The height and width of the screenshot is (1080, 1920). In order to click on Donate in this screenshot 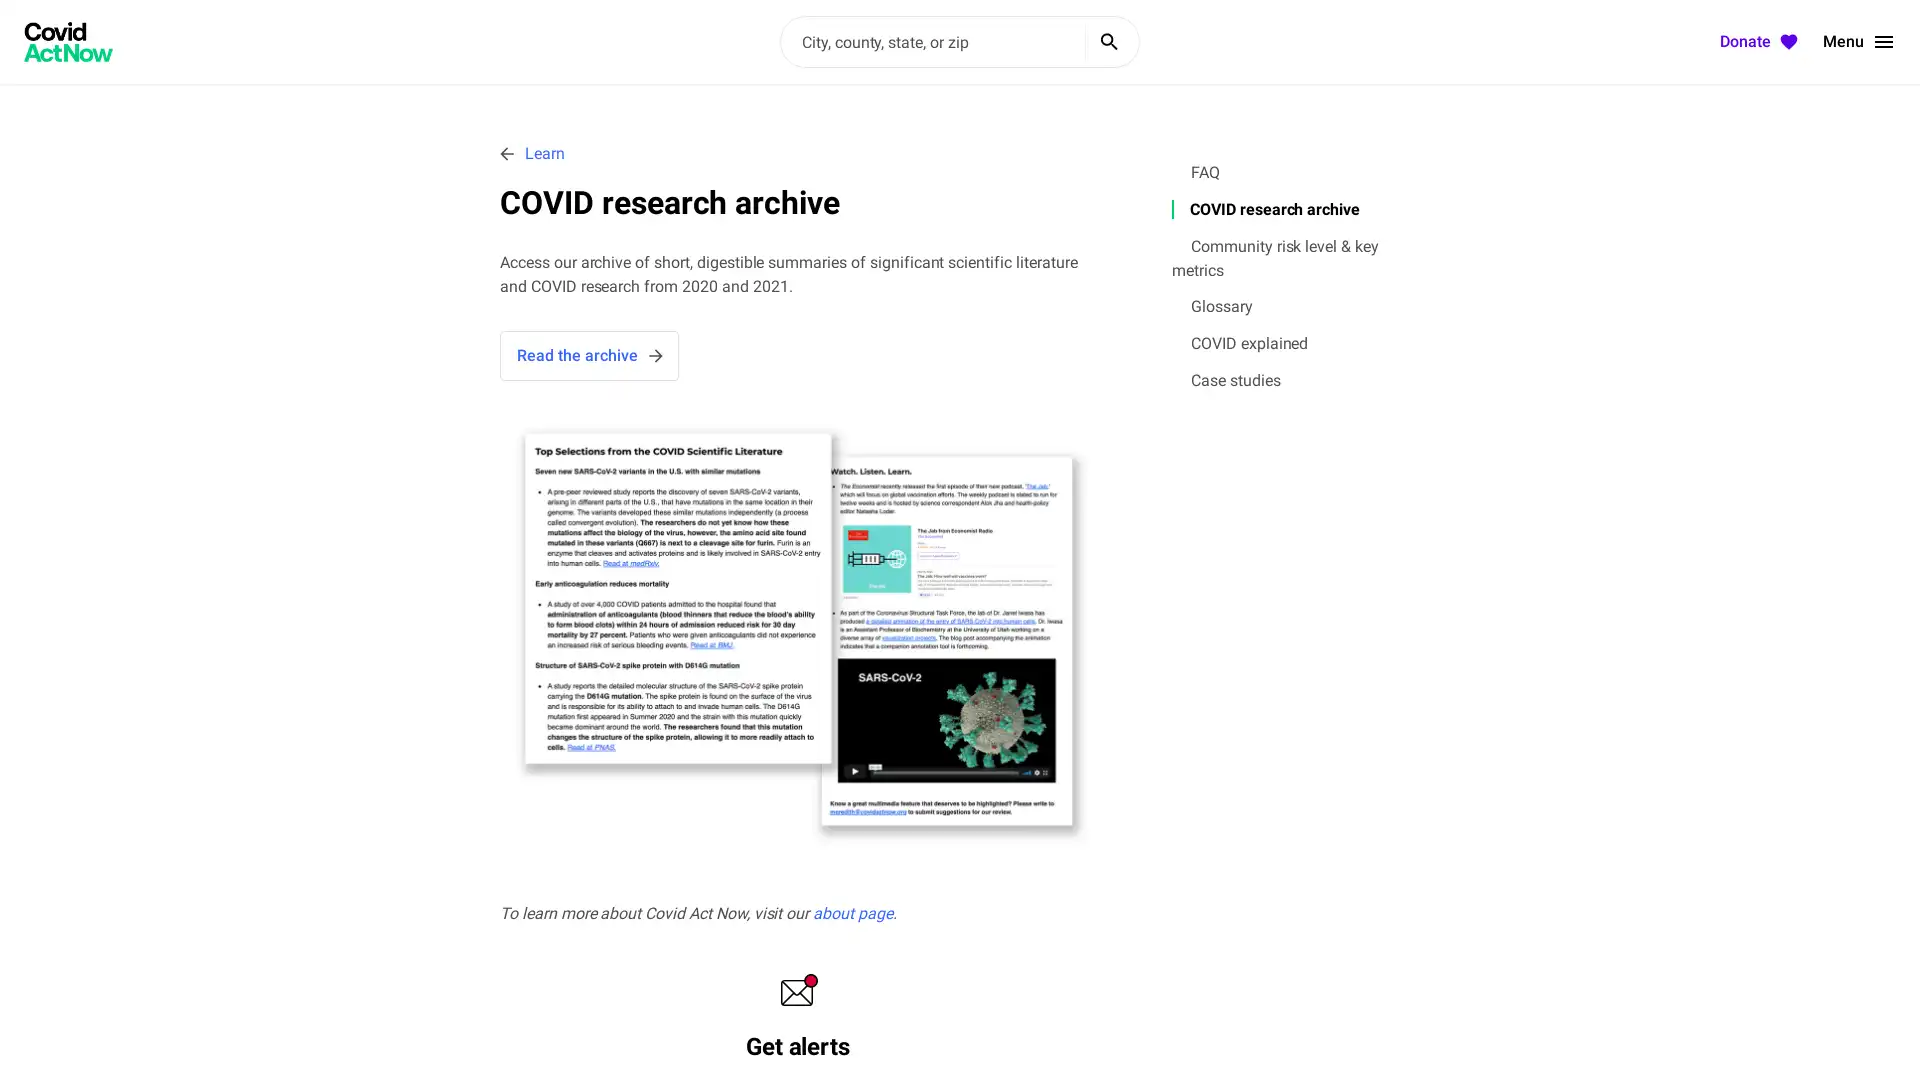, I will do `click(1761, 42)`.